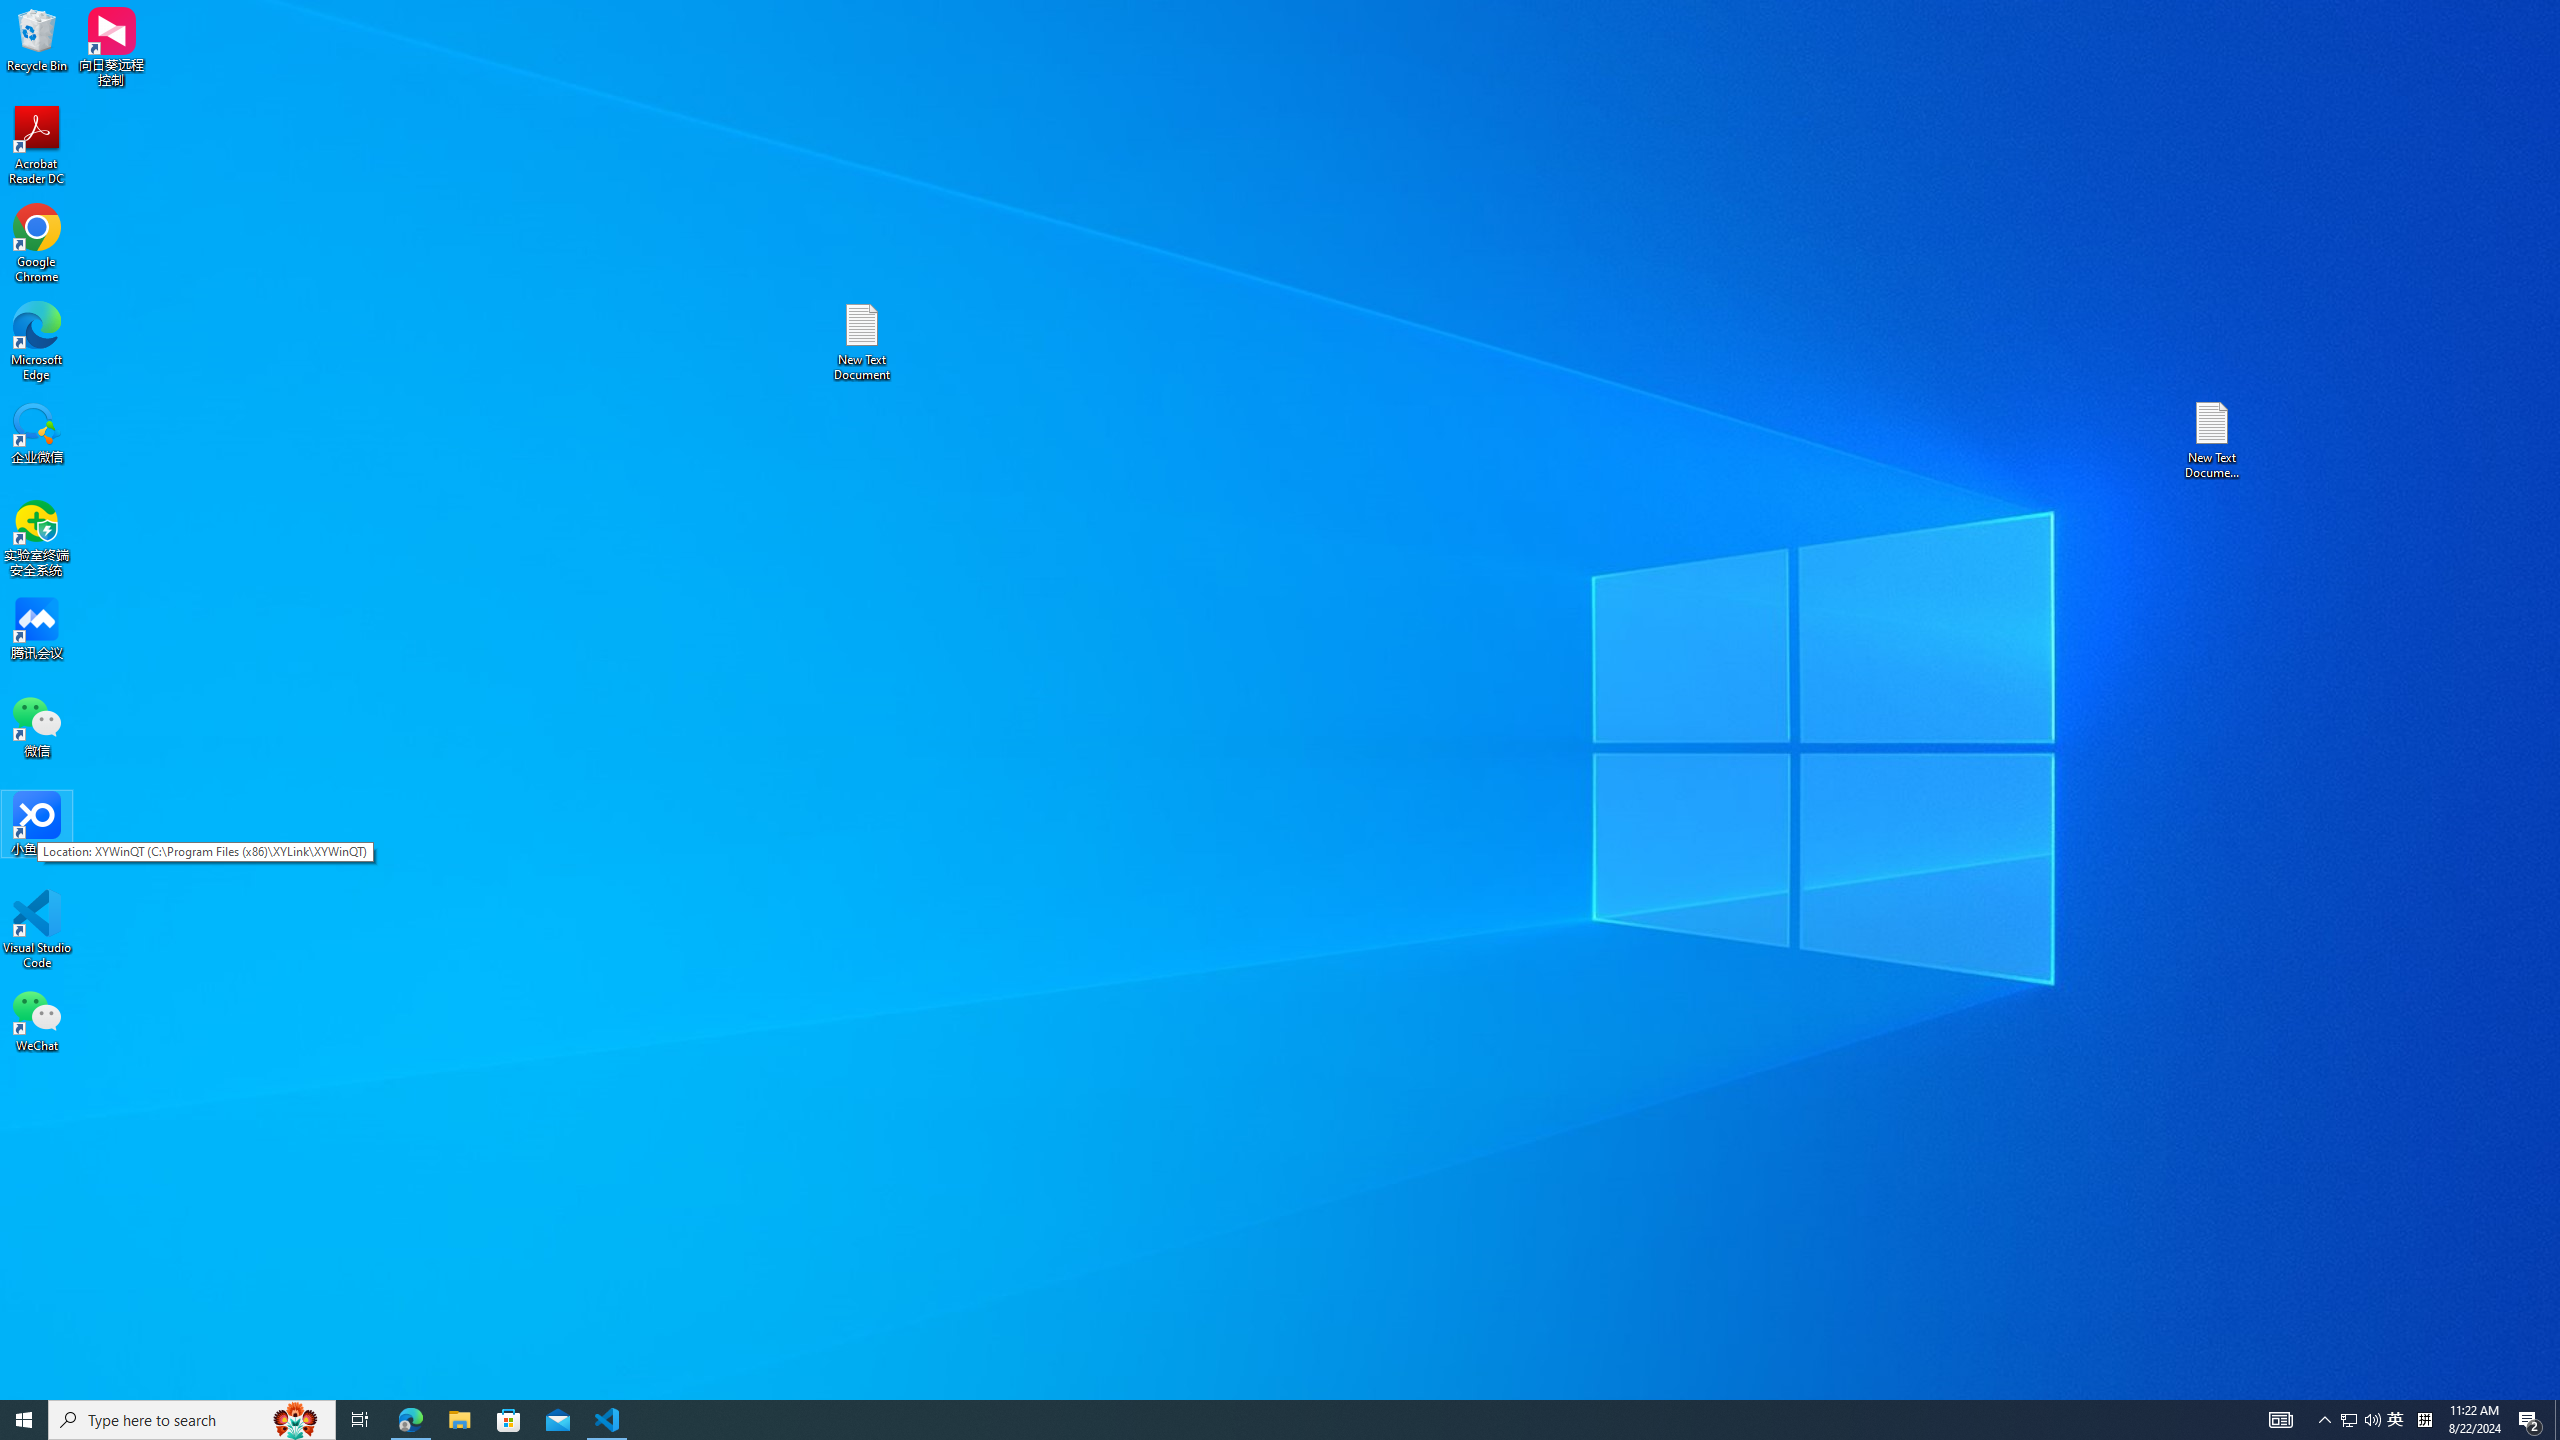 This screenshot has width=2560, height=1440. What do you see at coordinates (2530, 1418) in the screenshot?
I see `'Action Center, 2 new notifications'` at bounding box center [2530, 1418].